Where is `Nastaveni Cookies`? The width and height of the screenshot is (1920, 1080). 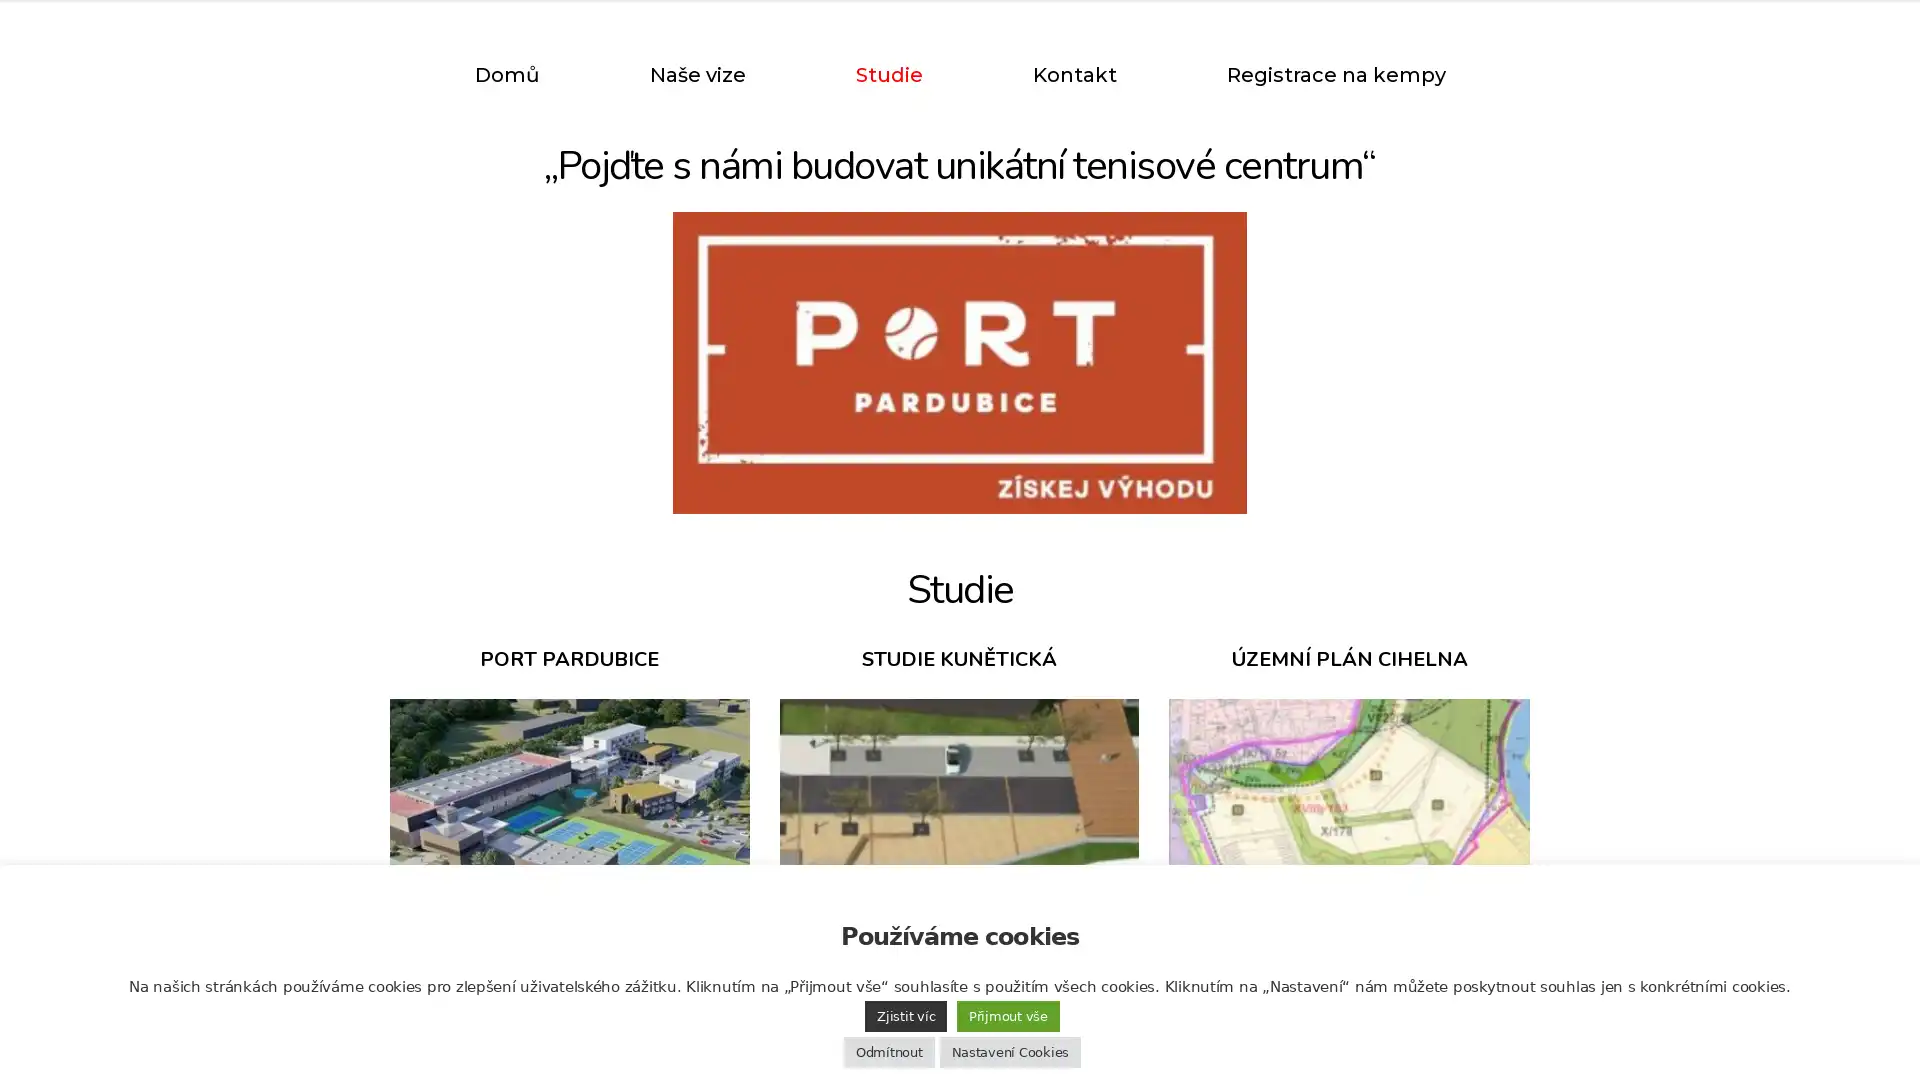
Nastaveni Cookies is located at coordinates (1009, 1051).